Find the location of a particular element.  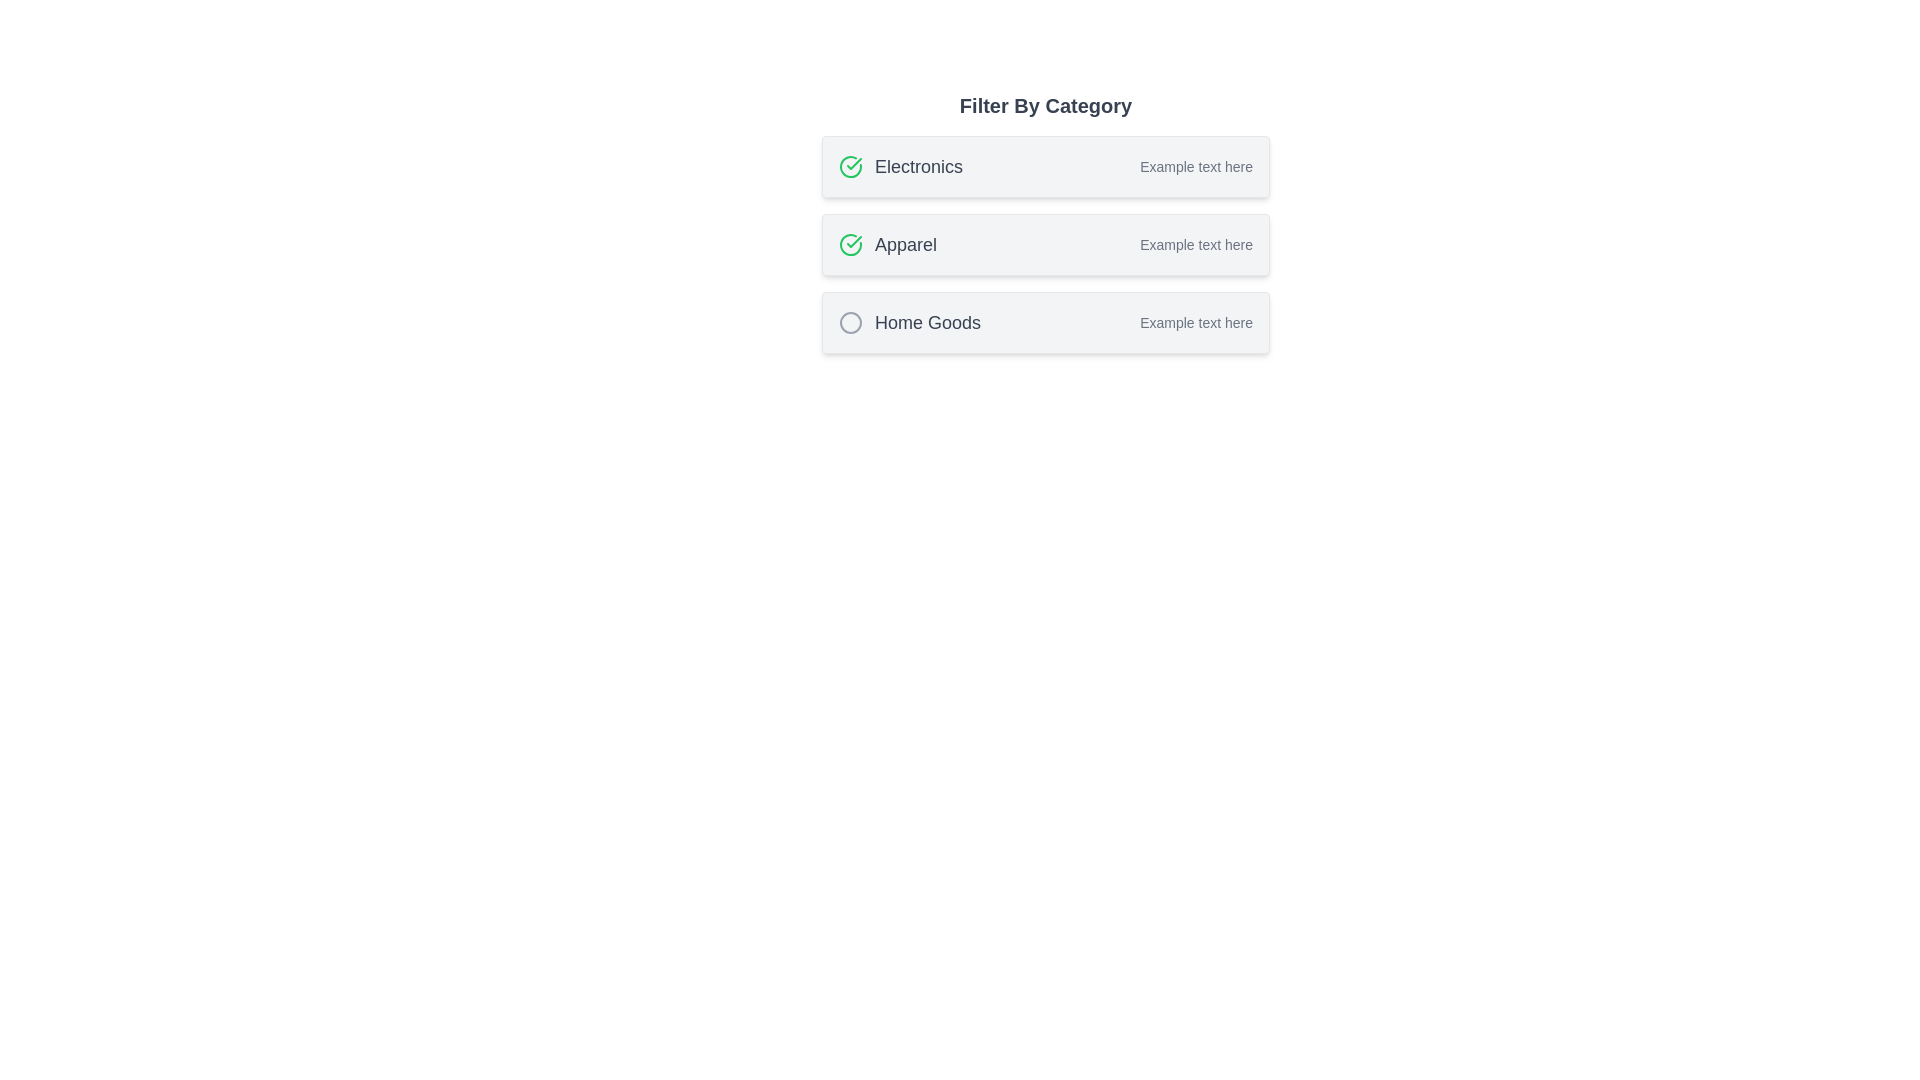

the text label displaying 'Example text here' located in the right section of the 'Home Goods' category card is located at coordinates (1196, 322).